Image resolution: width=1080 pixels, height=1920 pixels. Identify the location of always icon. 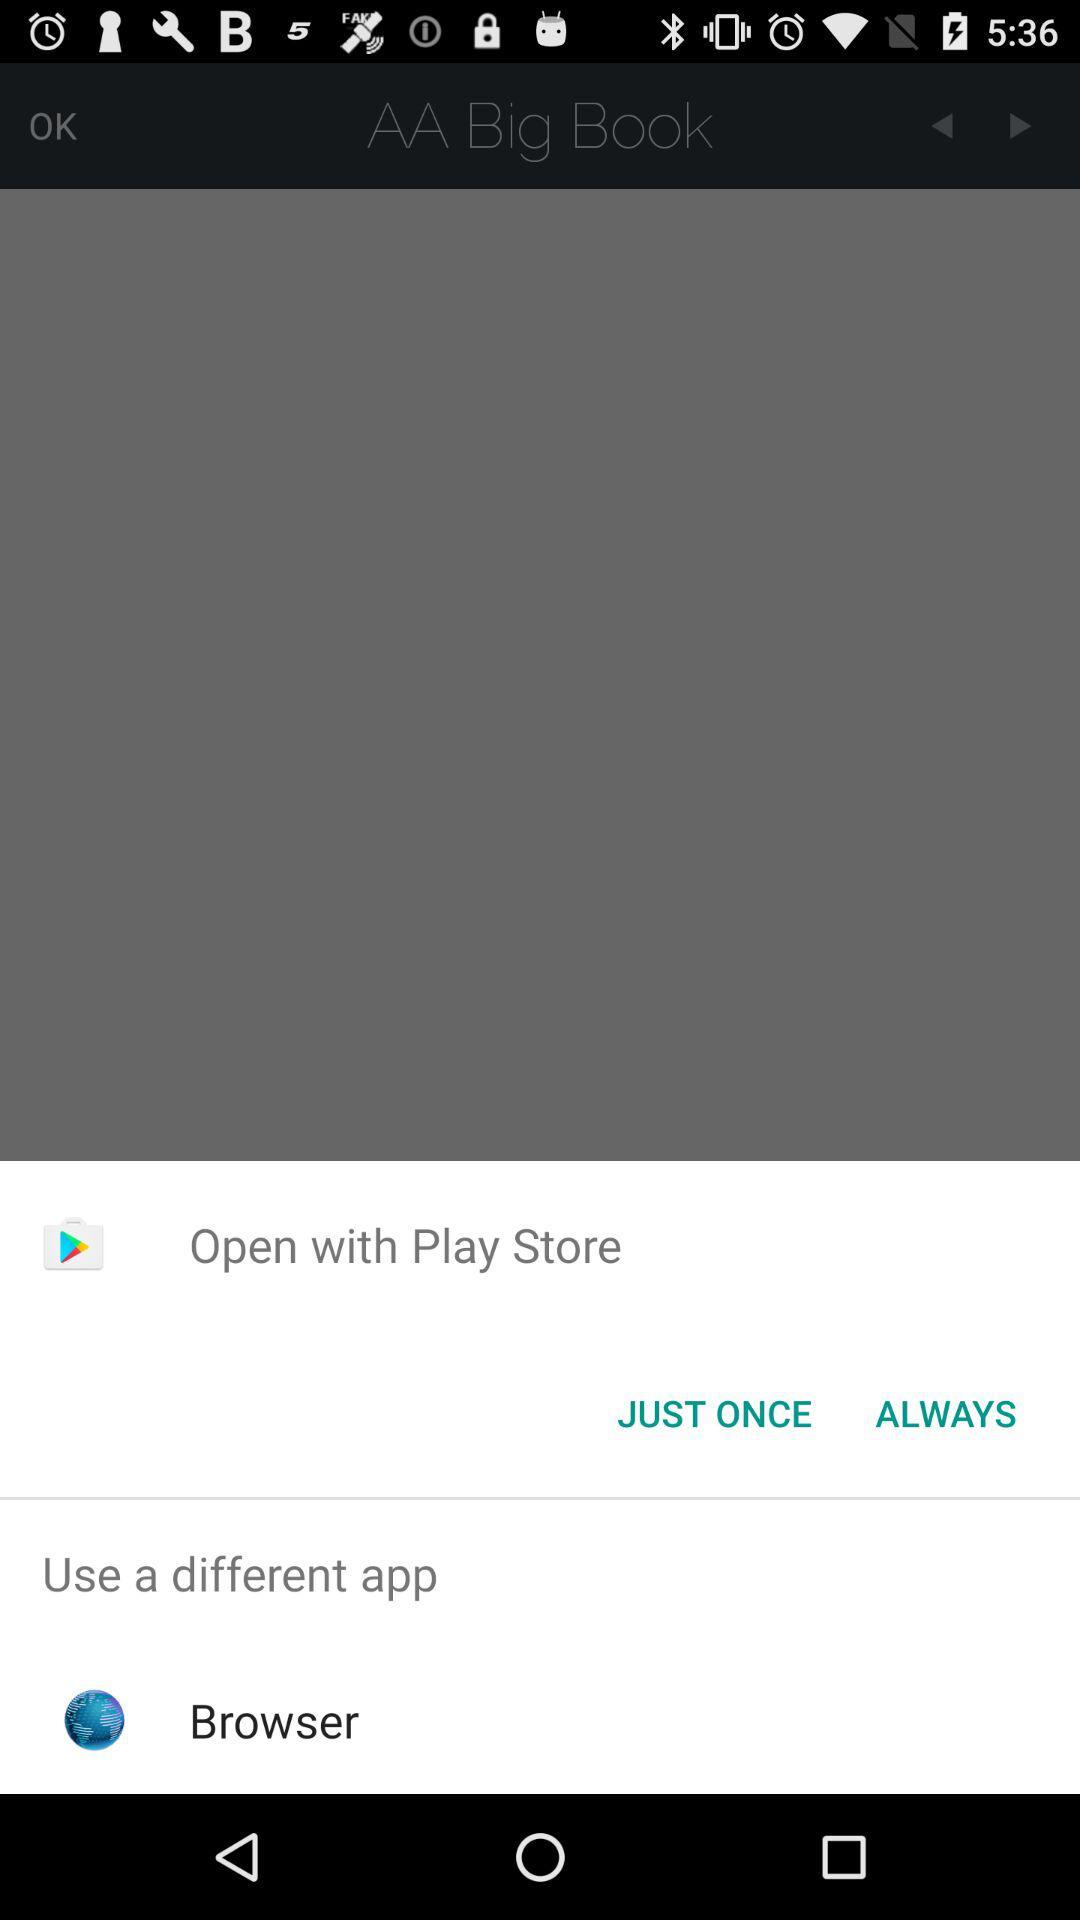
(945, 1411).